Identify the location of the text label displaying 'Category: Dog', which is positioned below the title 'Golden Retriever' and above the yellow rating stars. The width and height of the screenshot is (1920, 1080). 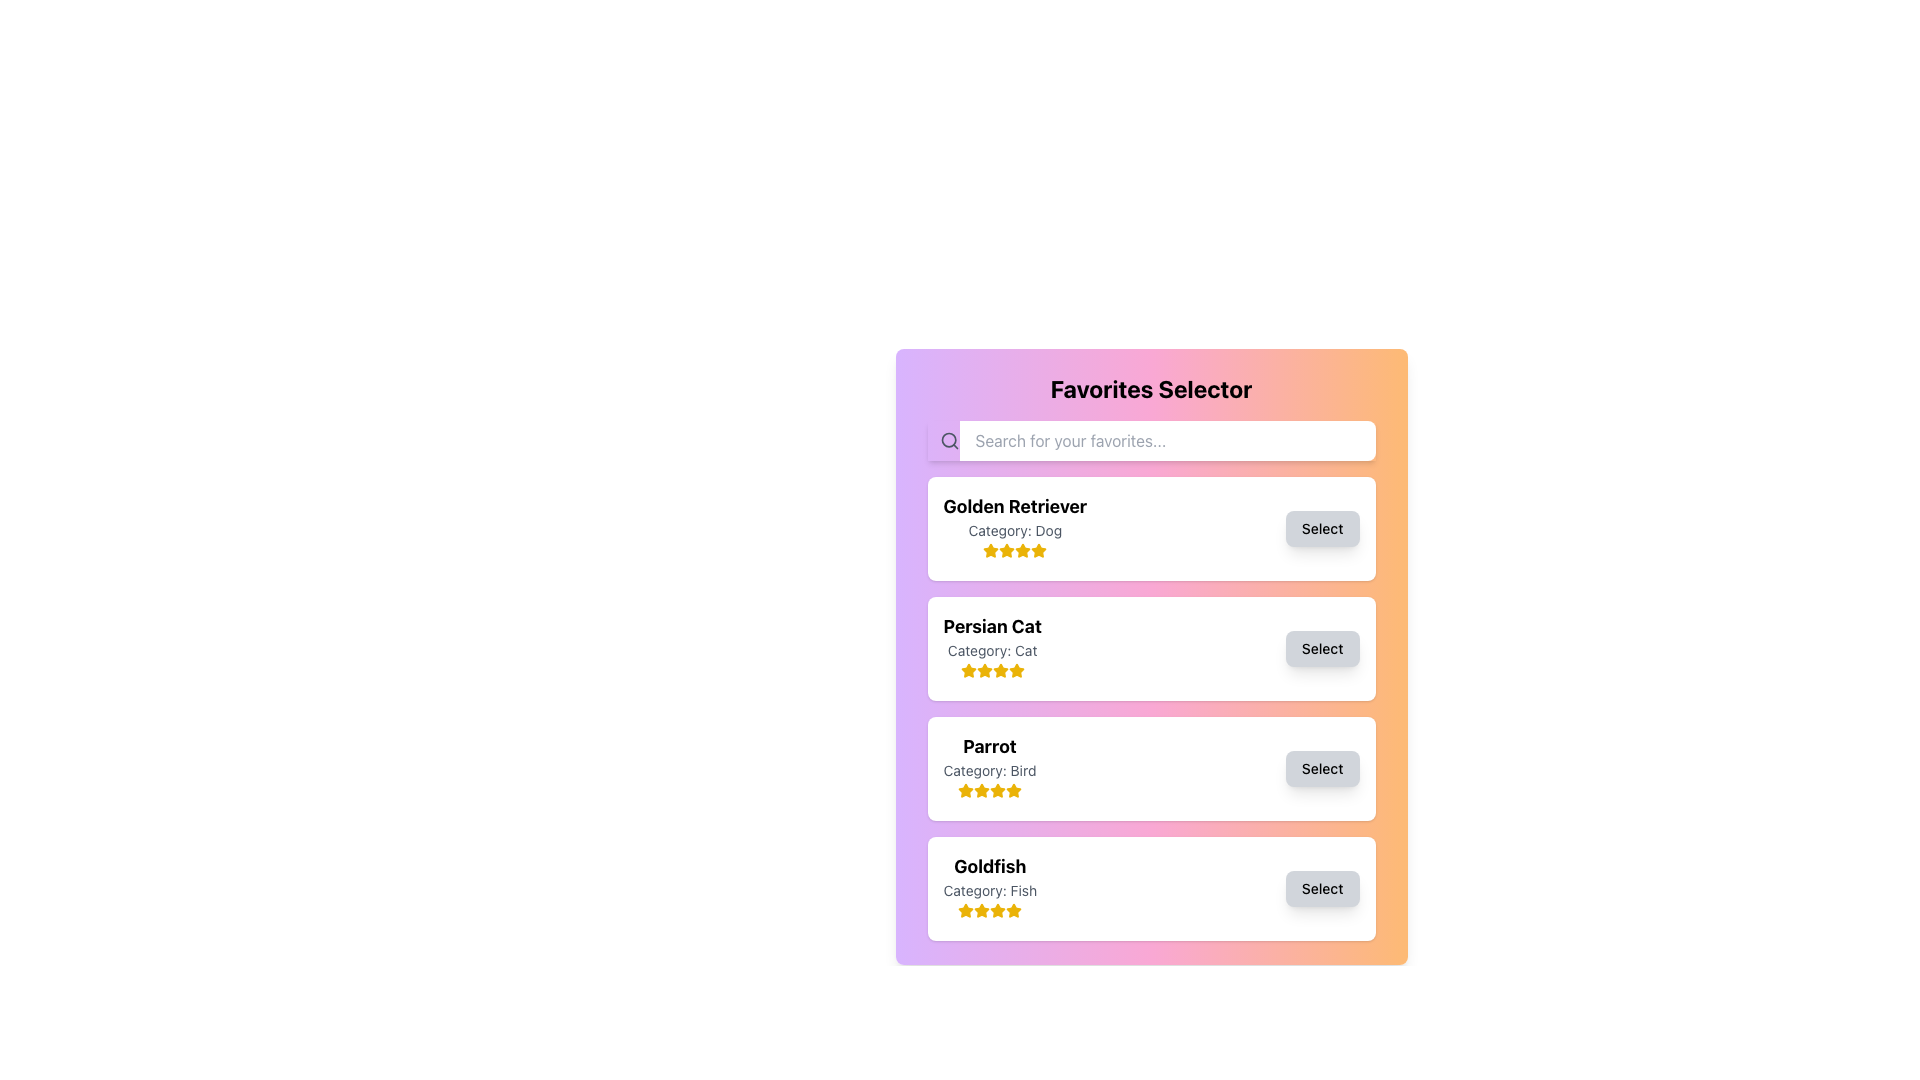
(1015, 530).